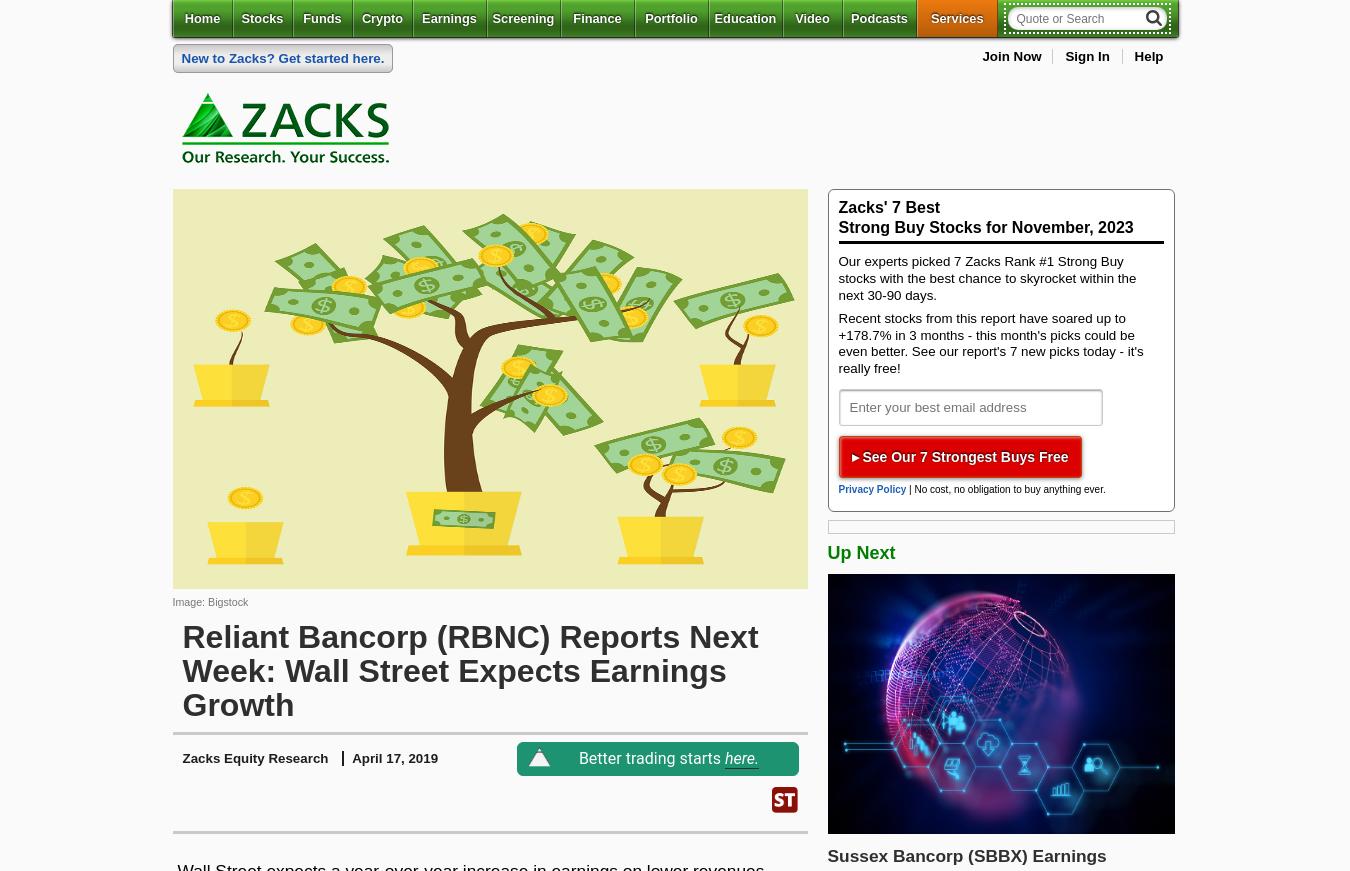  Describe the element at coordinates (888, 207) in the screenshot. I see `'Zacks' 7 Best'` at that location.